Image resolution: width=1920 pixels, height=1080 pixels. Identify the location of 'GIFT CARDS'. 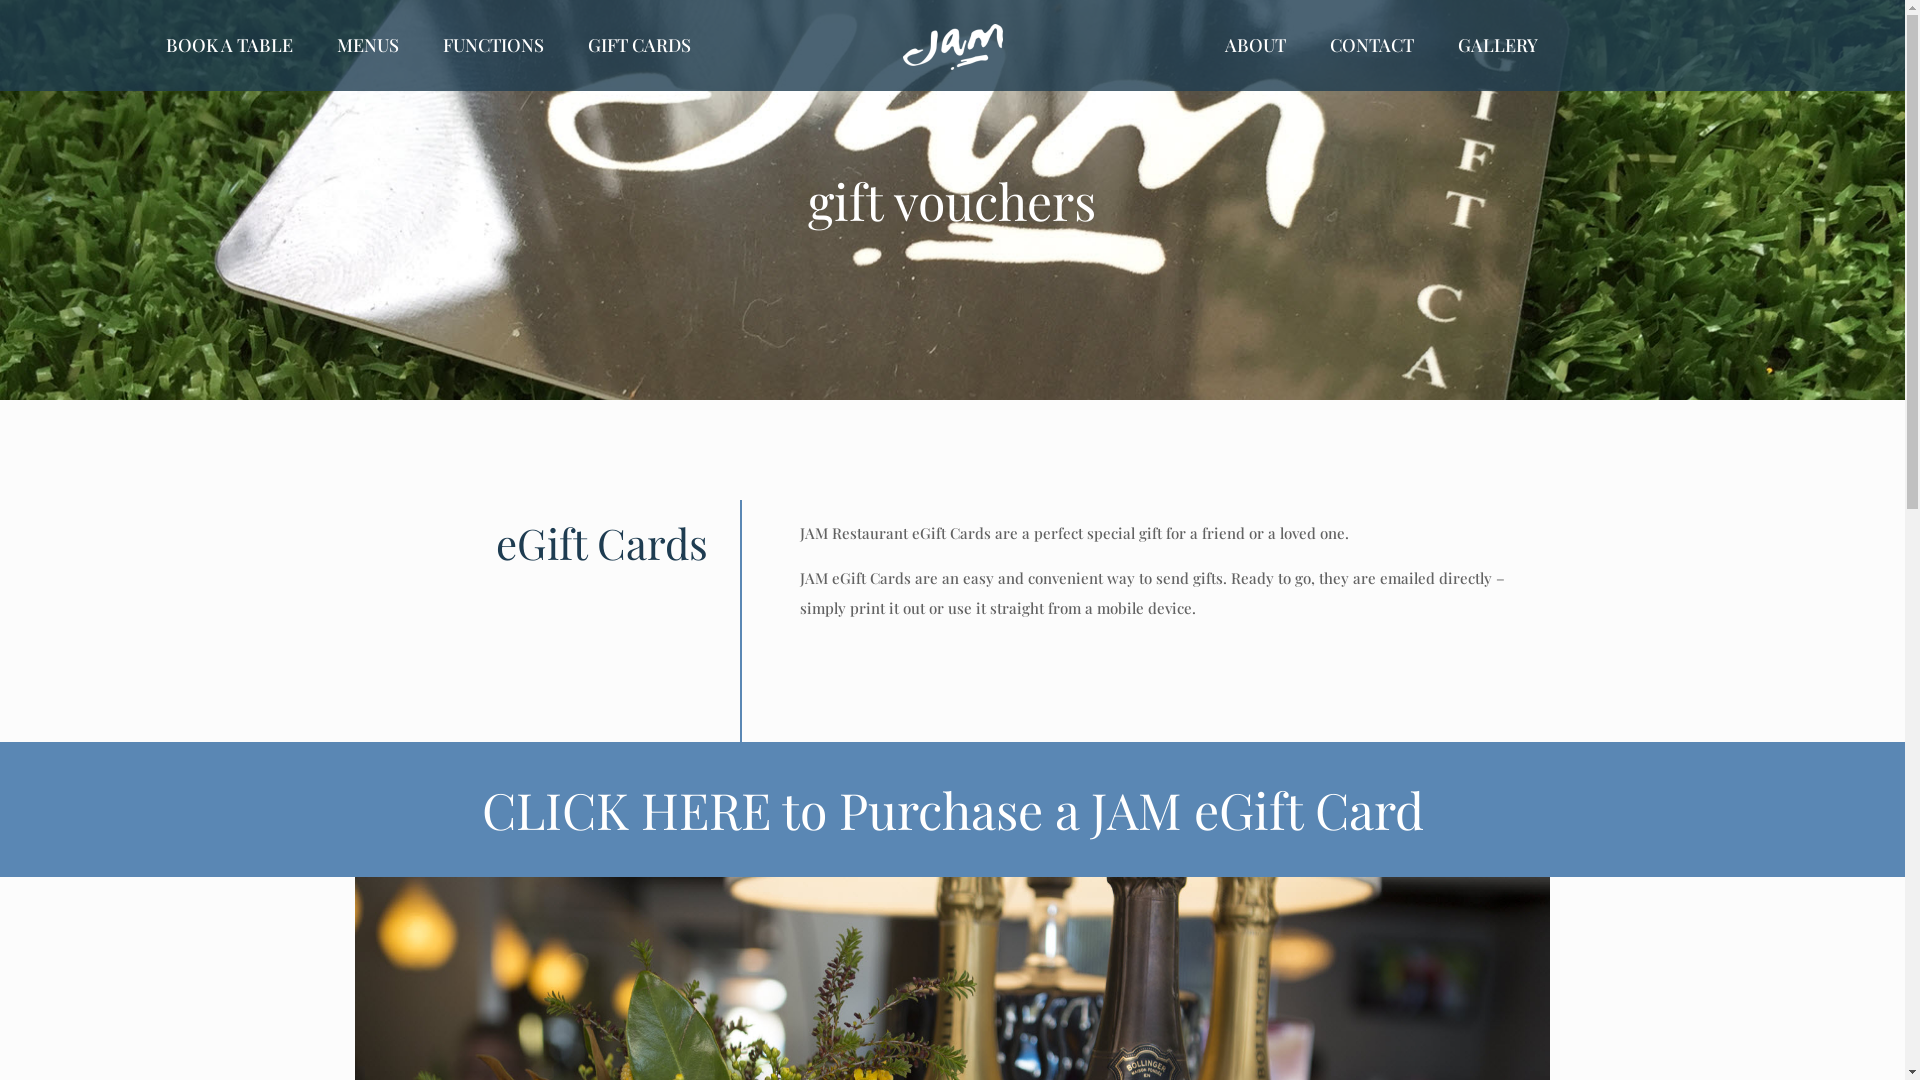
(638, 45).